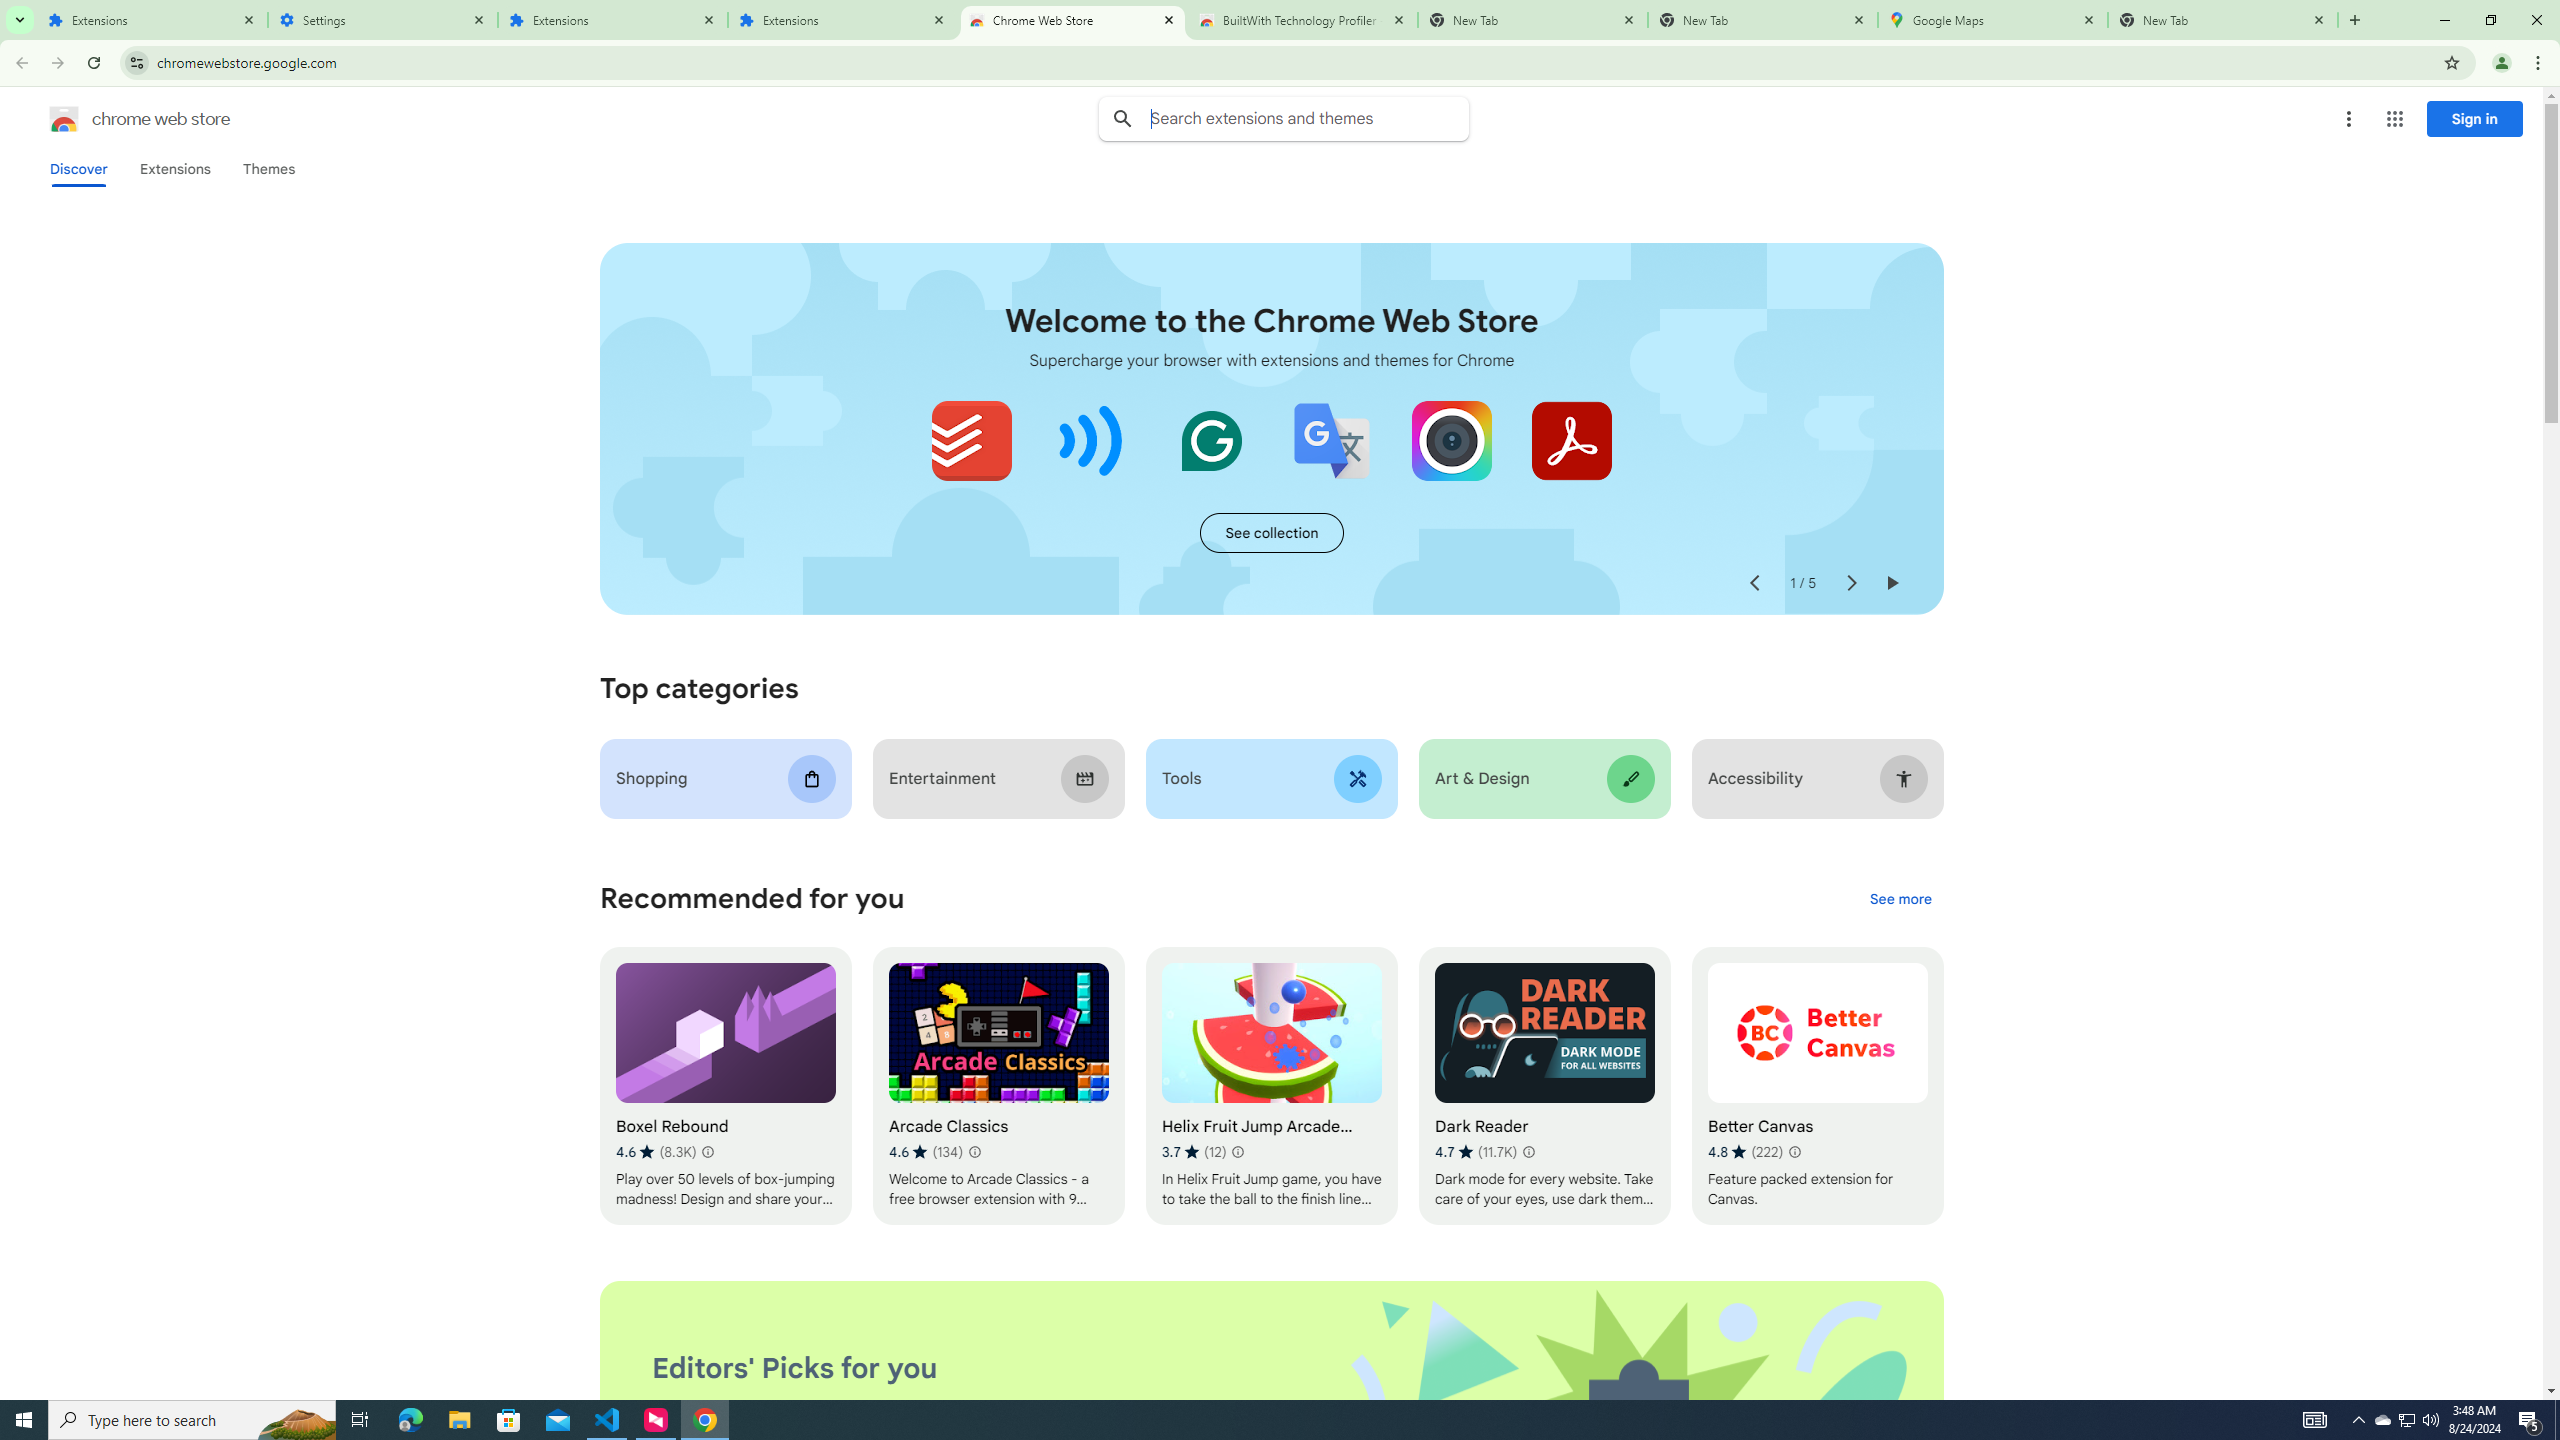 Image resolution: width=2560 pixels, height=1440 pixels. I want to click on 'Arcade Classics', so click(998, 1085).